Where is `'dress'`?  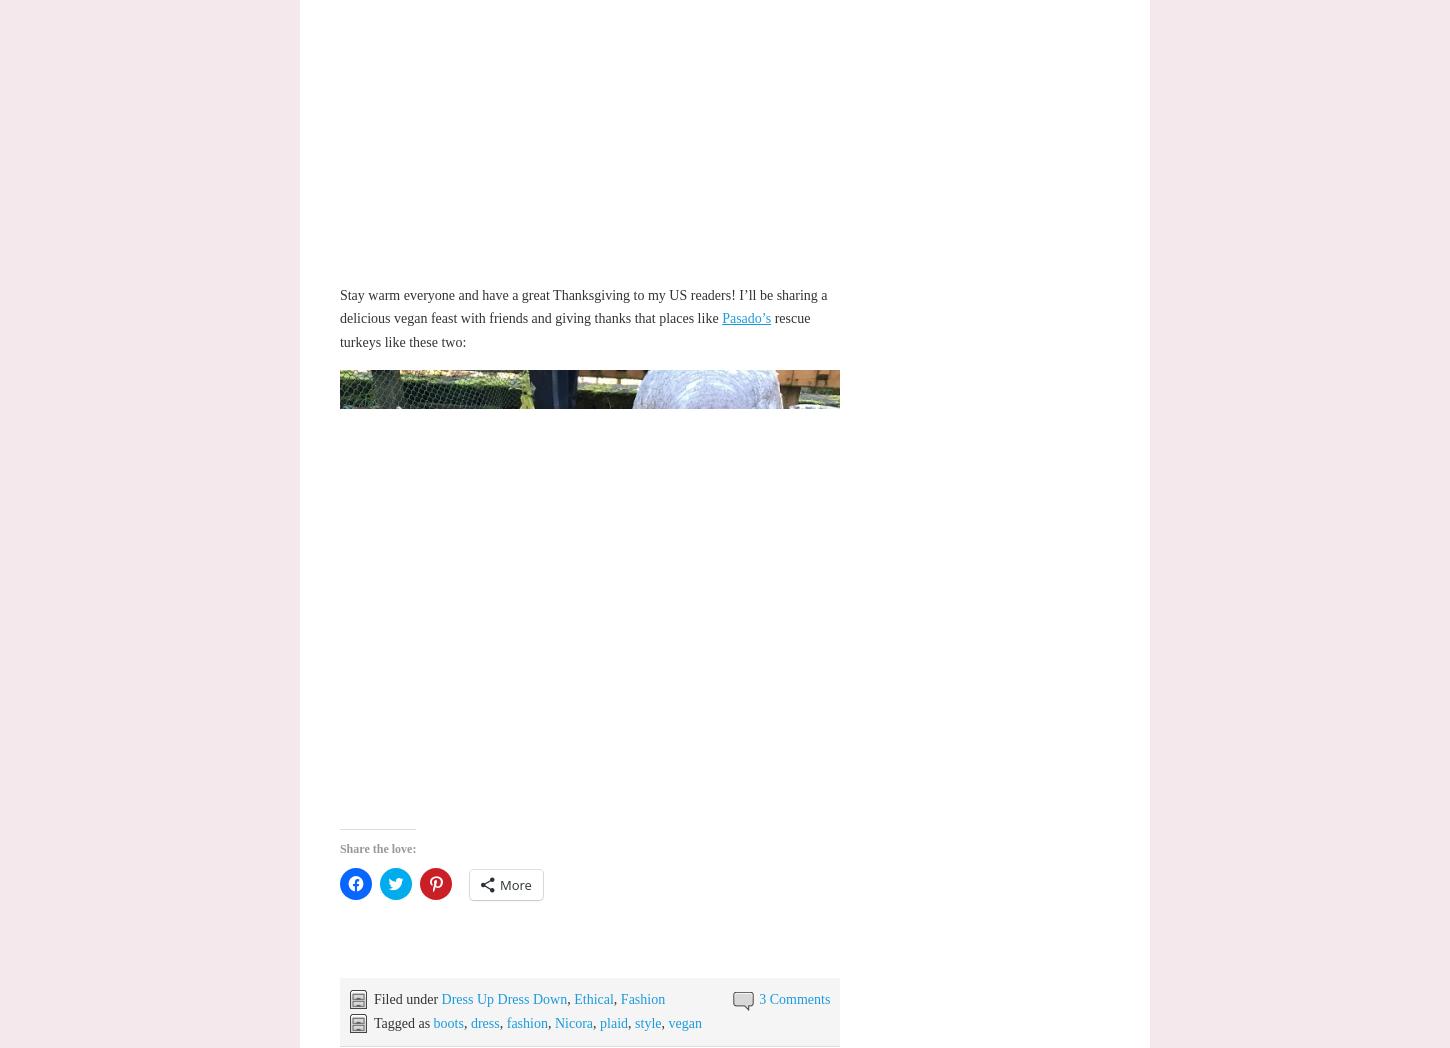 'dress' is located at coordinates (468, 1023).